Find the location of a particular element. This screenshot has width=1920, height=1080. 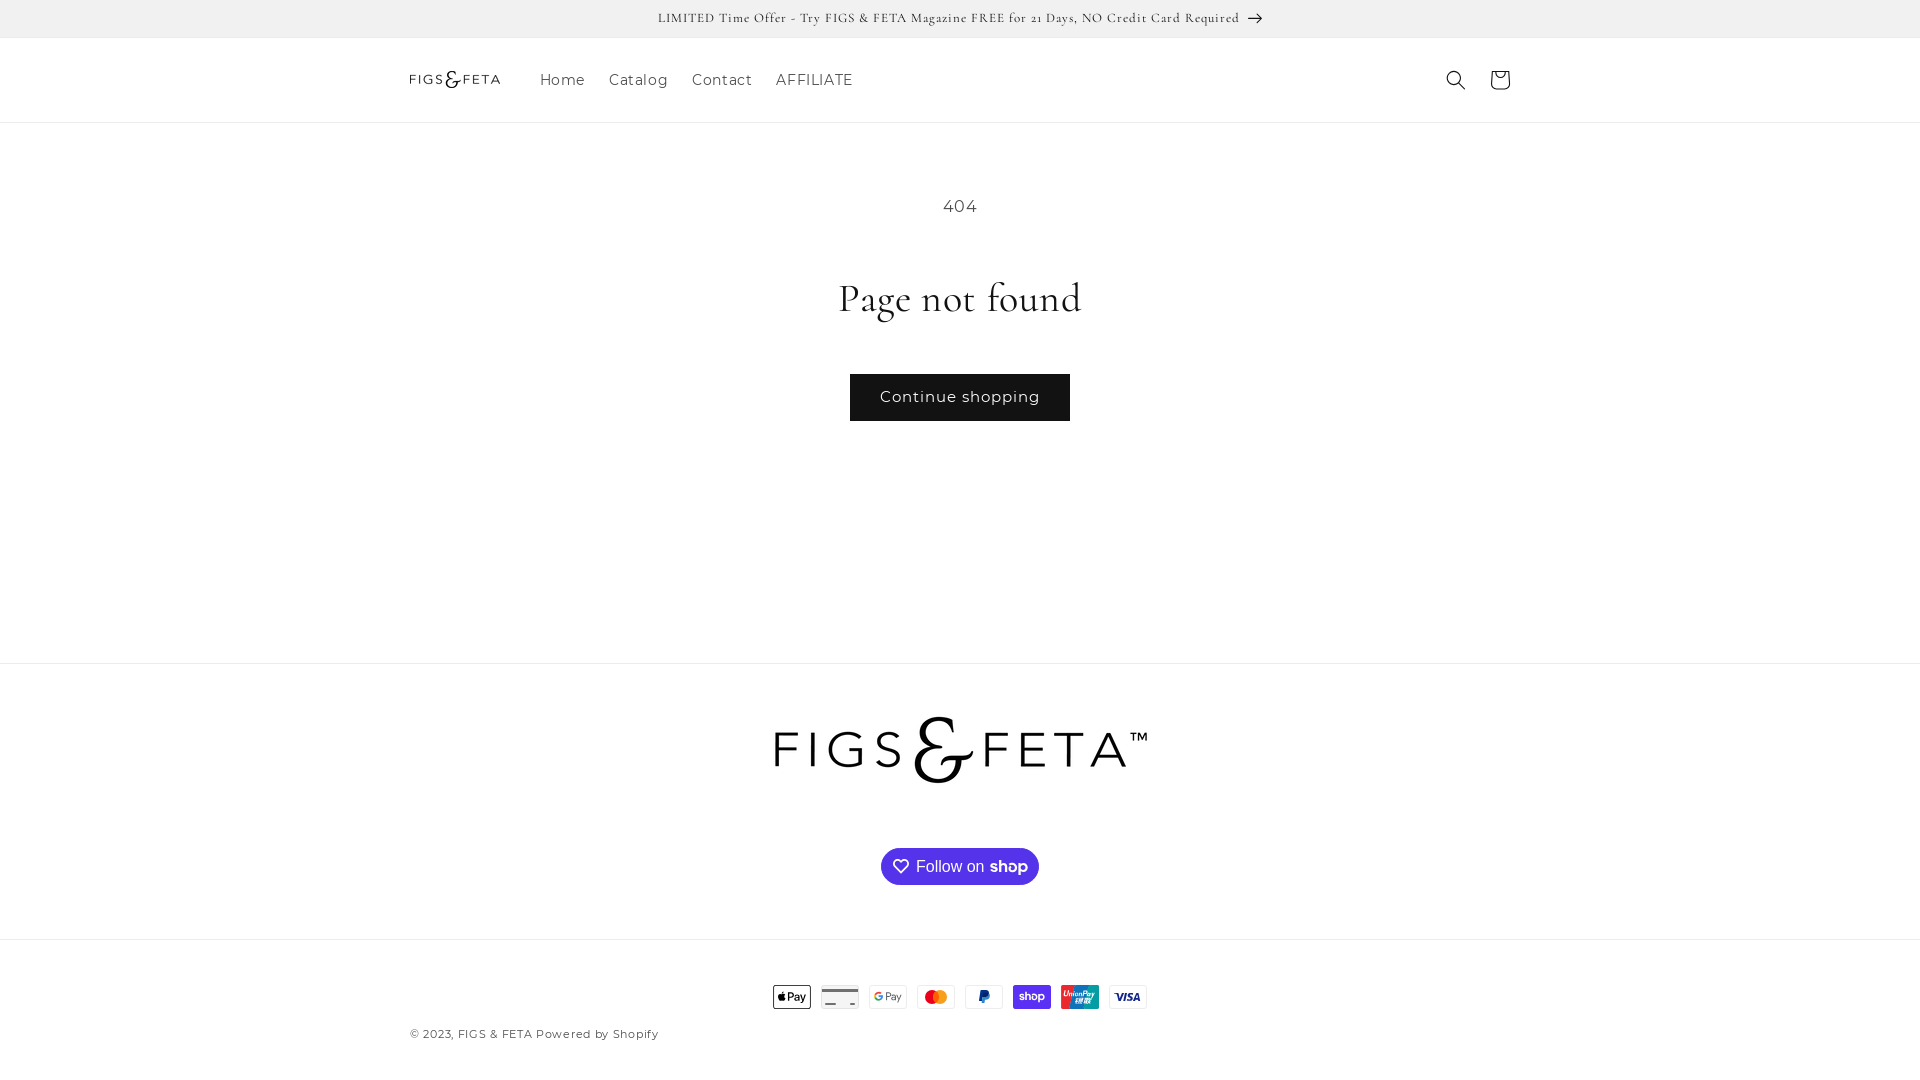

'Contact' is located at coordinates (720, 79).